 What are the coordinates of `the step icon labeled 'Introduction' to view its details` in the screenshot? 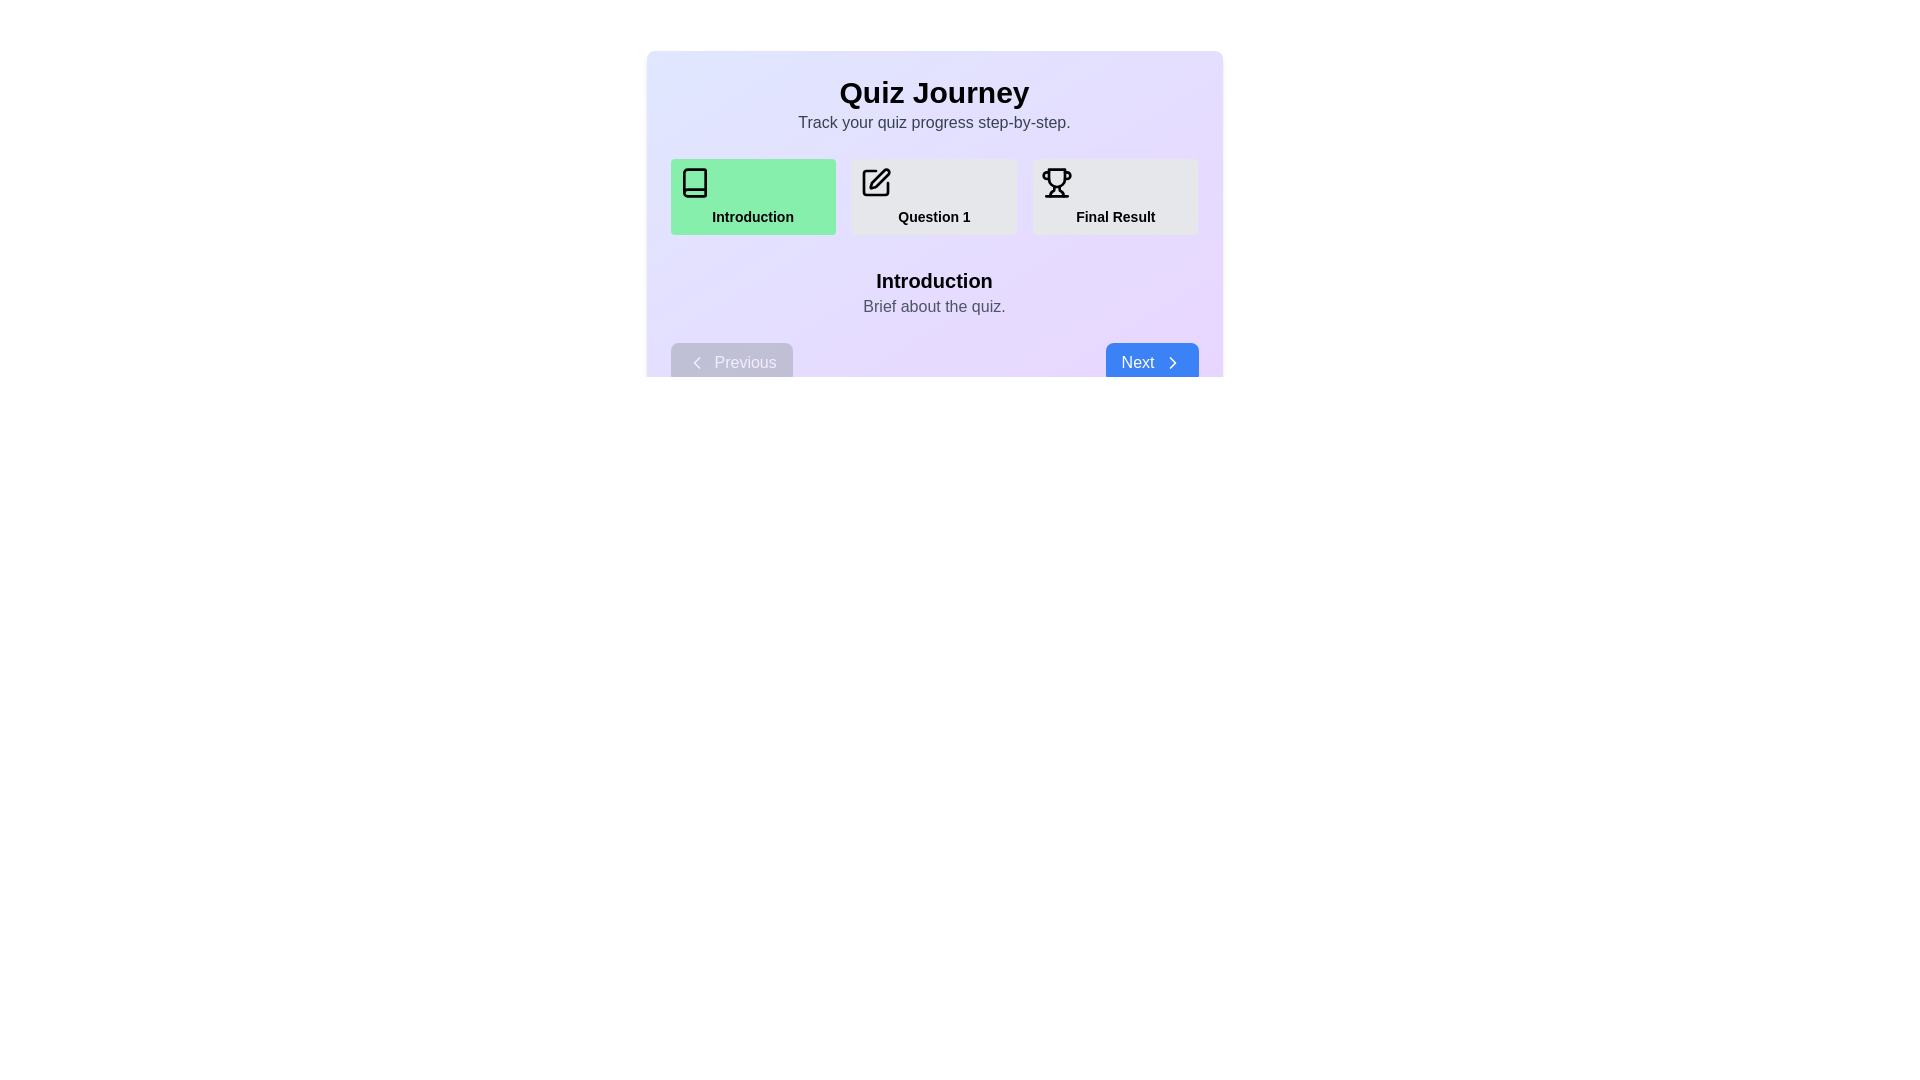 It's located at (752, 196).